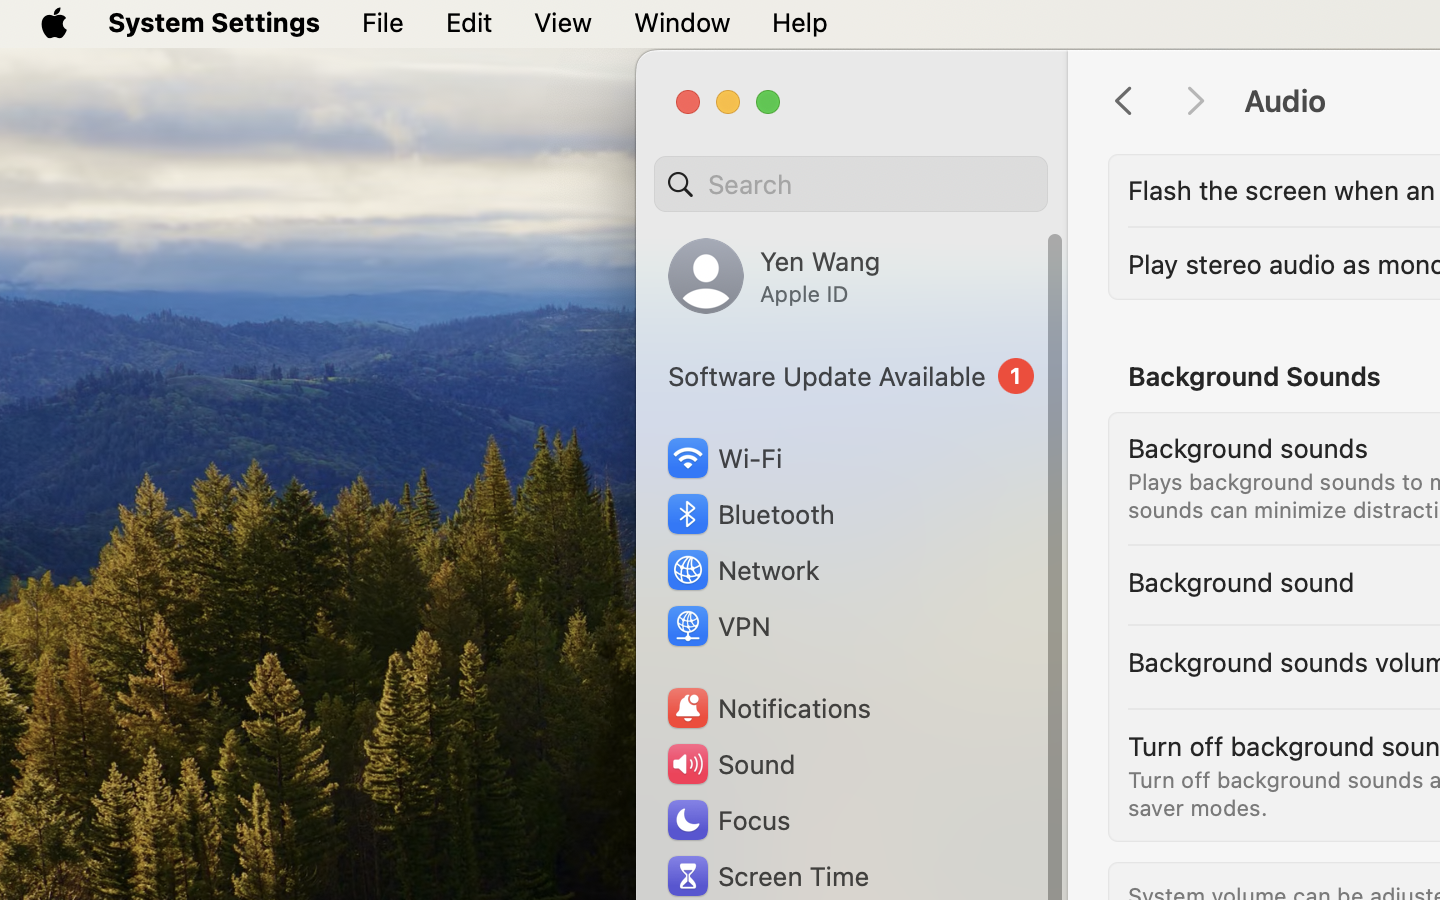  Describe the element at coordinates (741, 569) in the screenshot. I see `'Network'` at that location.